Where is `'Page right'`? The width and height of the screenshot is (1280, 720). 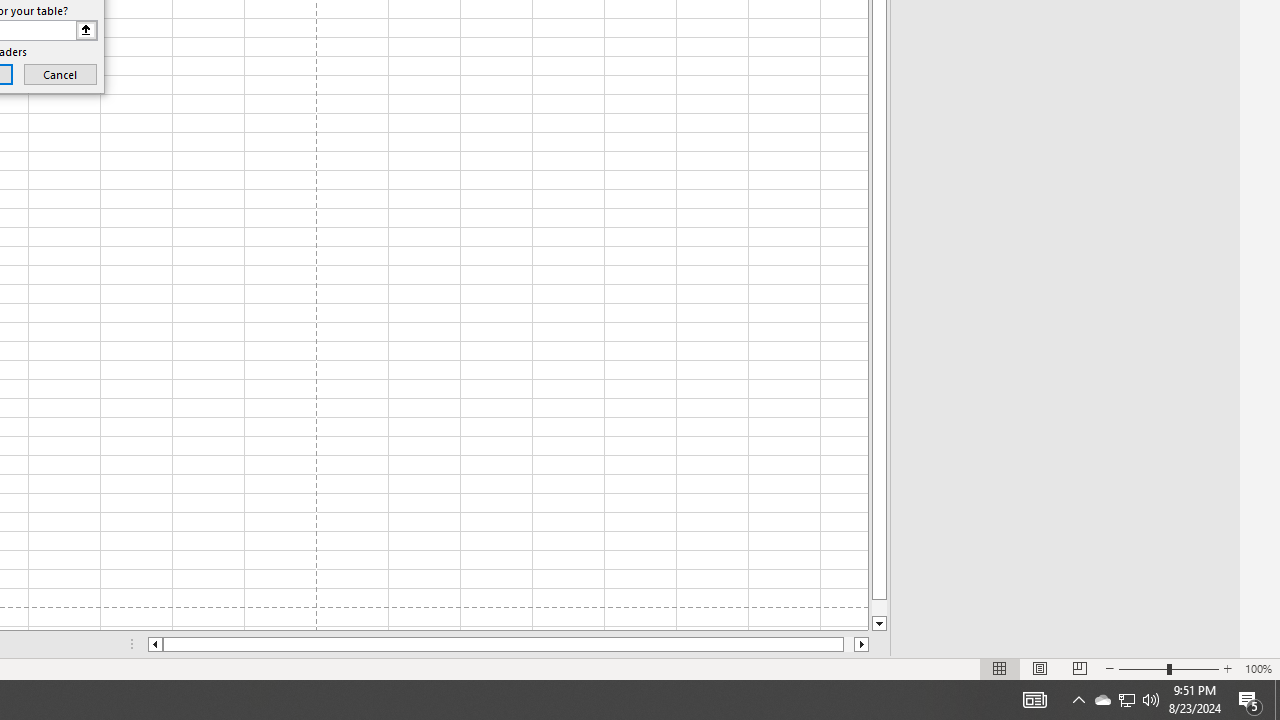
'Page right' is located at coordinates (848, 644).